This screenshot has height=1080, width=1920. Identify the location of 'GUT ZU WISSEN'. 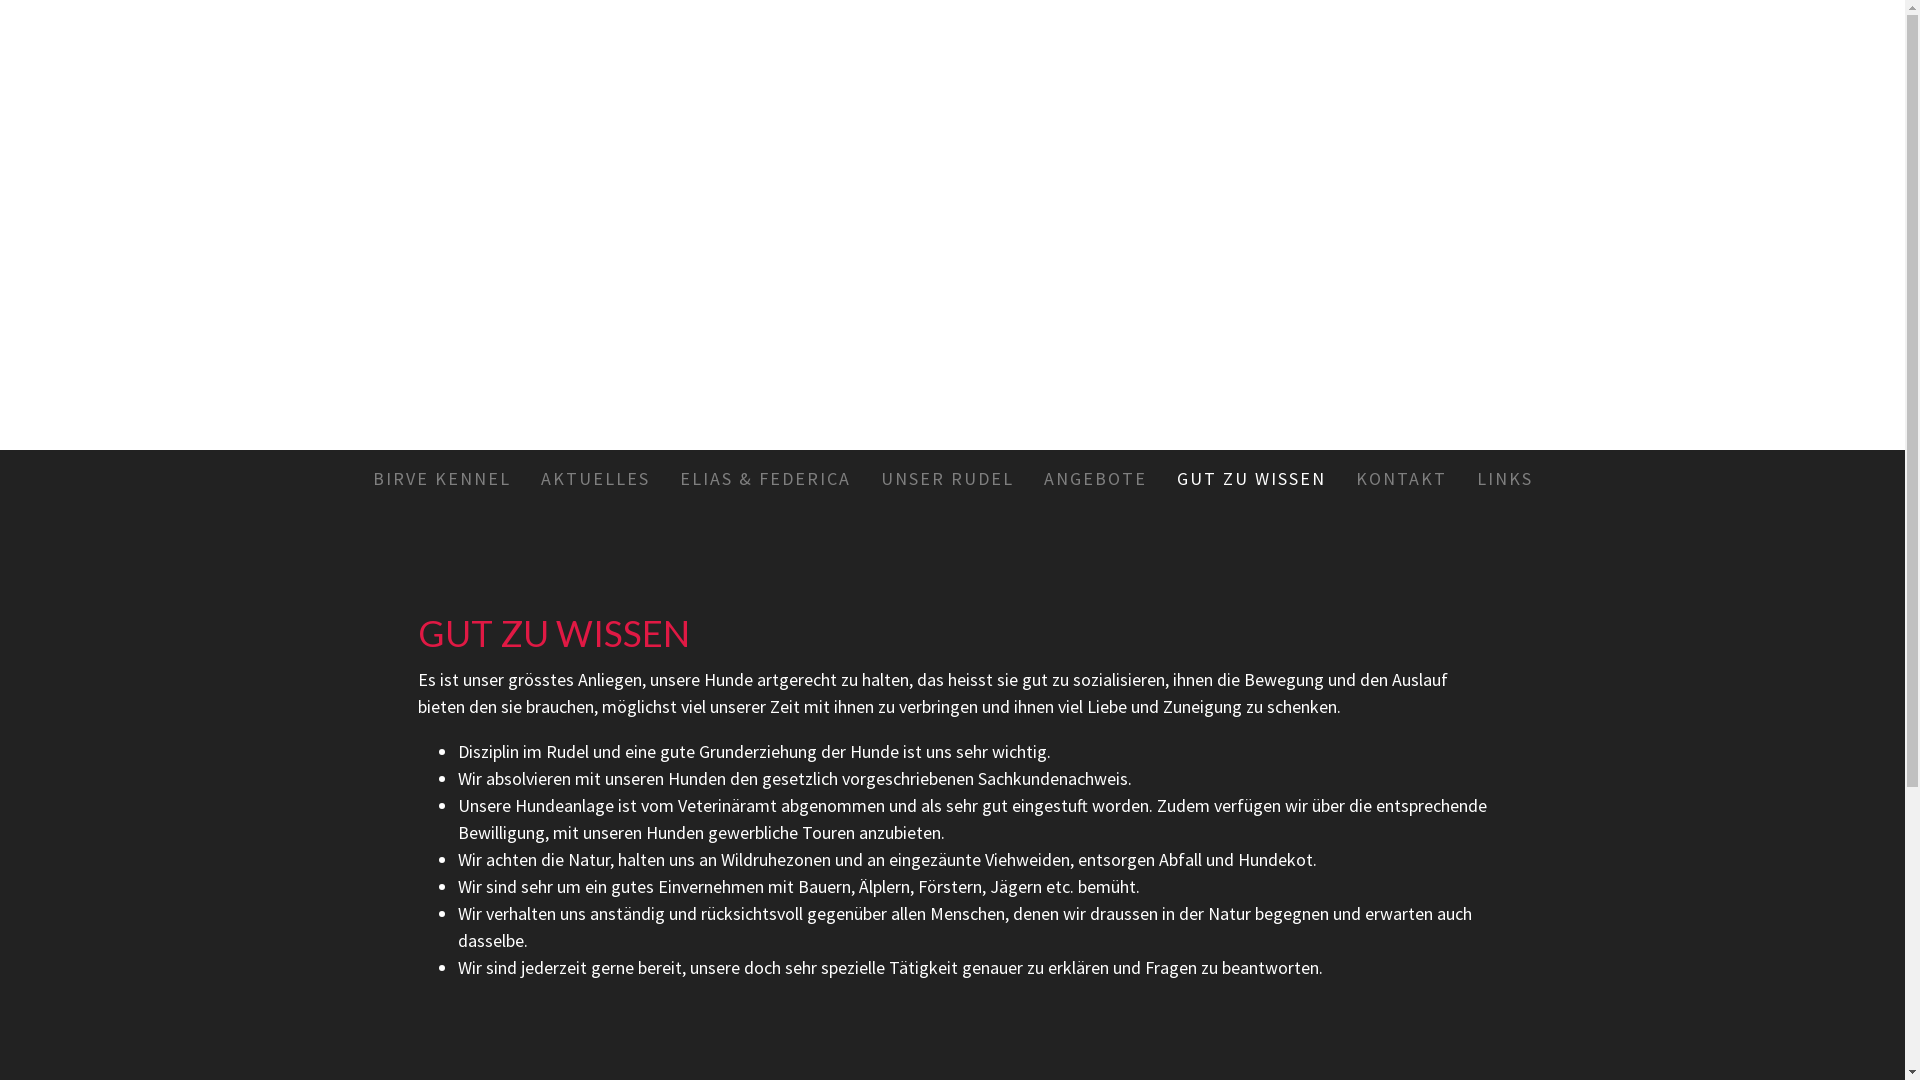
(1250, 478).